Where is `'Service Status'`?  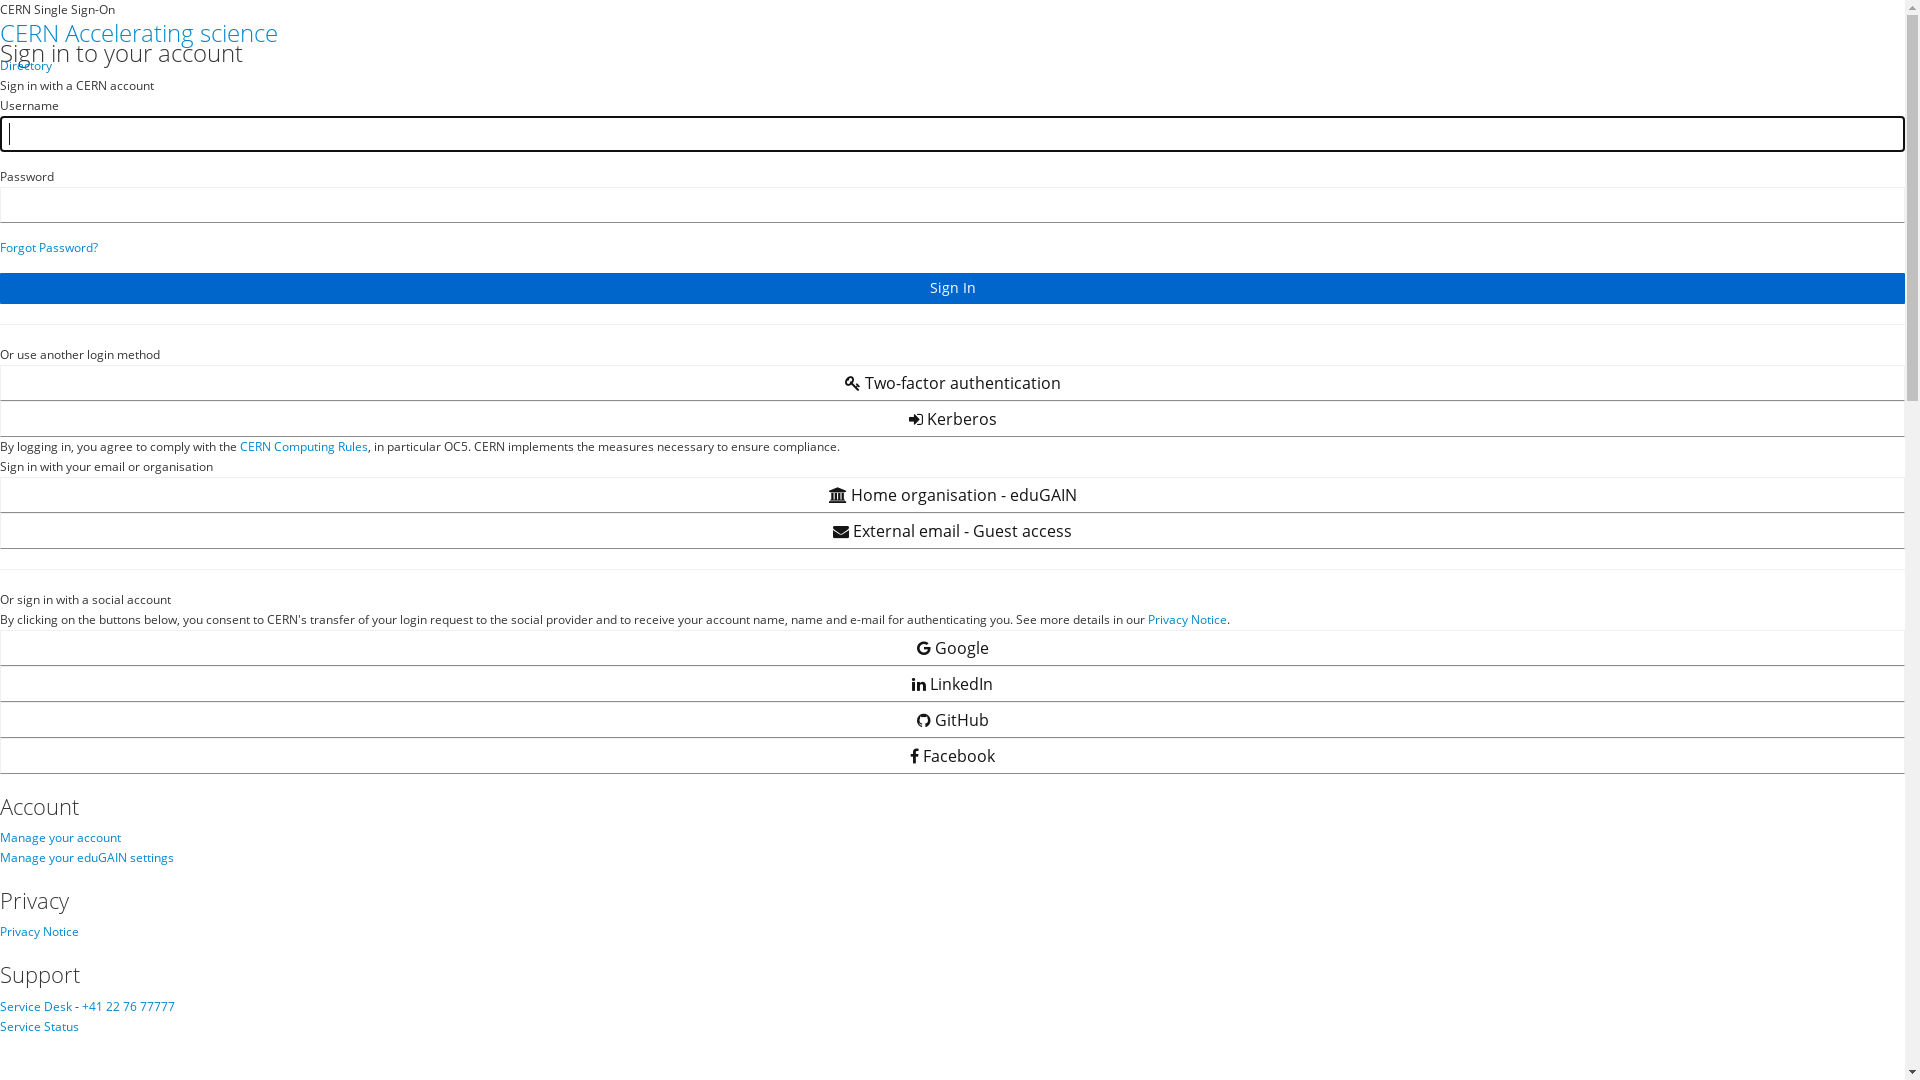 'Service Status' is located at coordinates (39, 1026).